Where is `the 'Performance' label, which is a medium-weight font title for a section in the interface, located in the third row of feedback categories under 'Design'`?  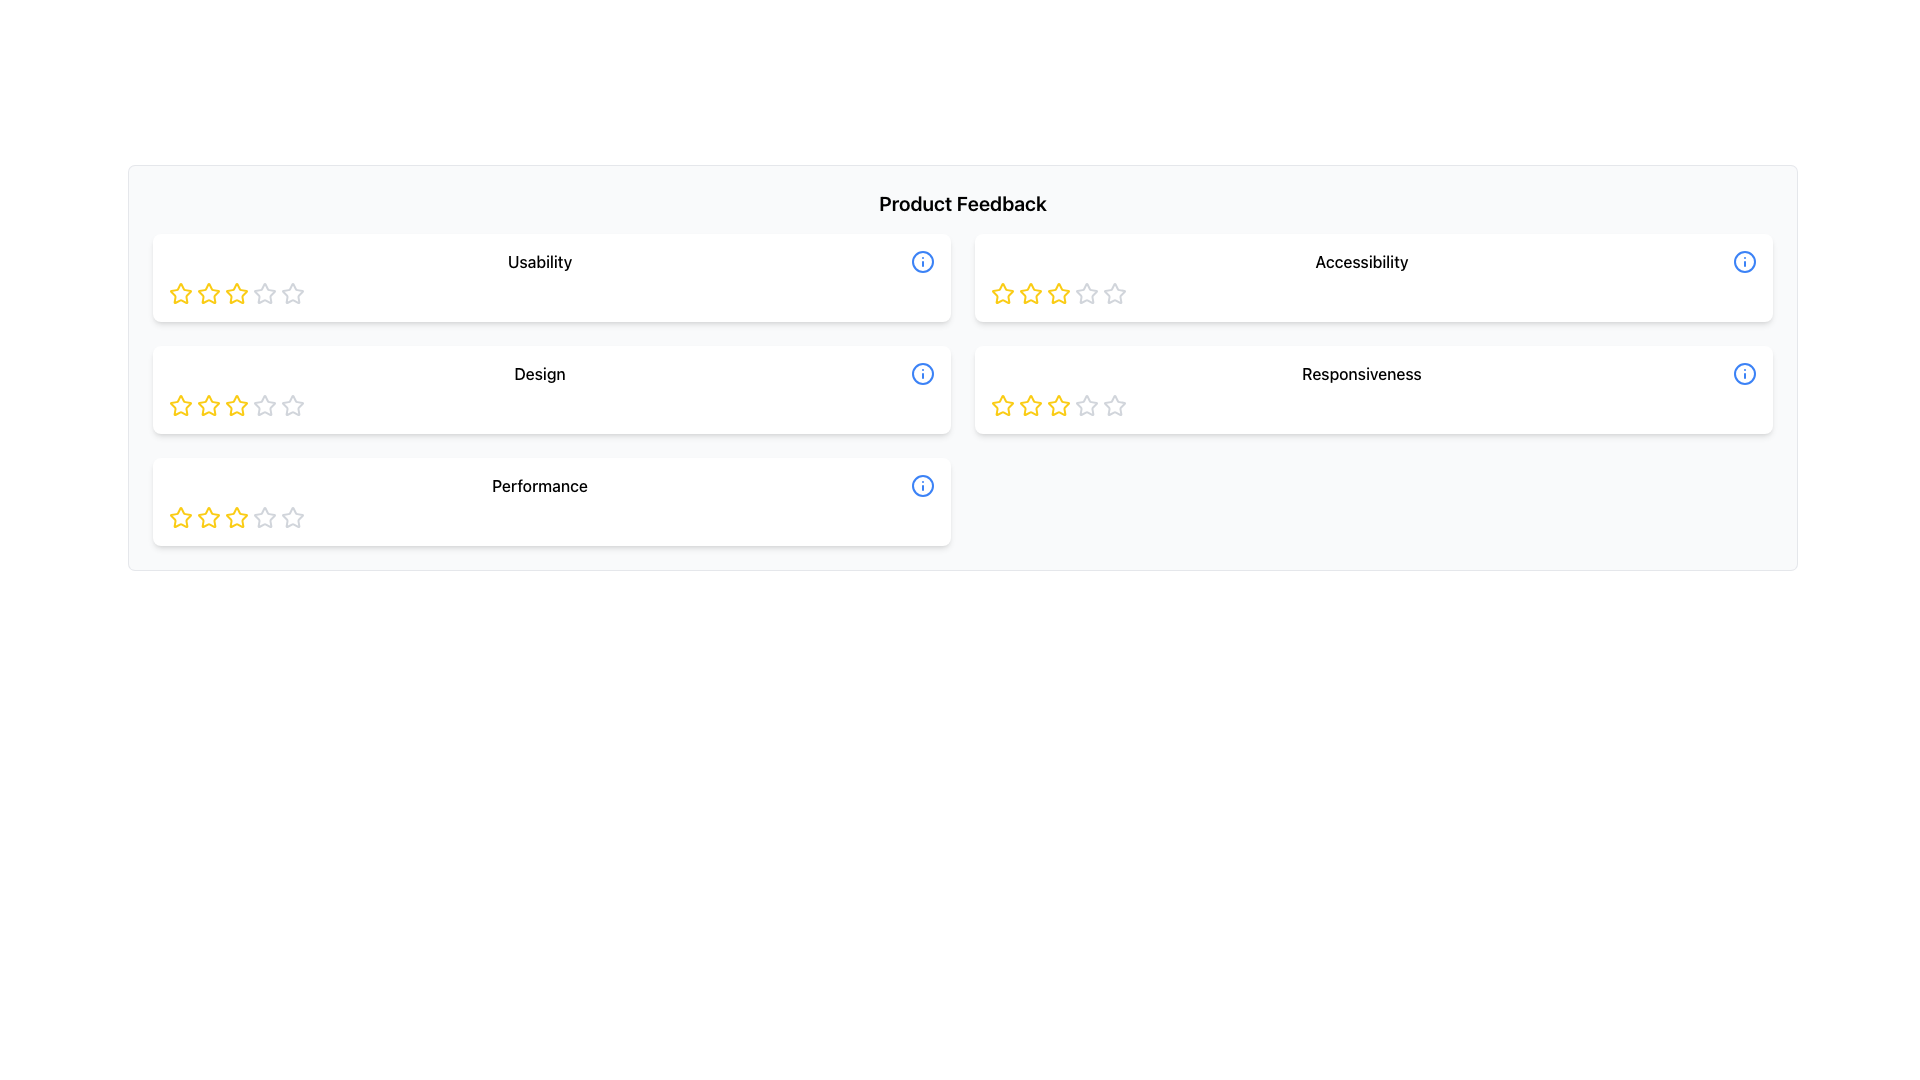 the 'Performance' label, which is a medium-weight font title for a section in the interface, located in the third row of feedback categories under 'Design' is located at coordinates (552, 486).